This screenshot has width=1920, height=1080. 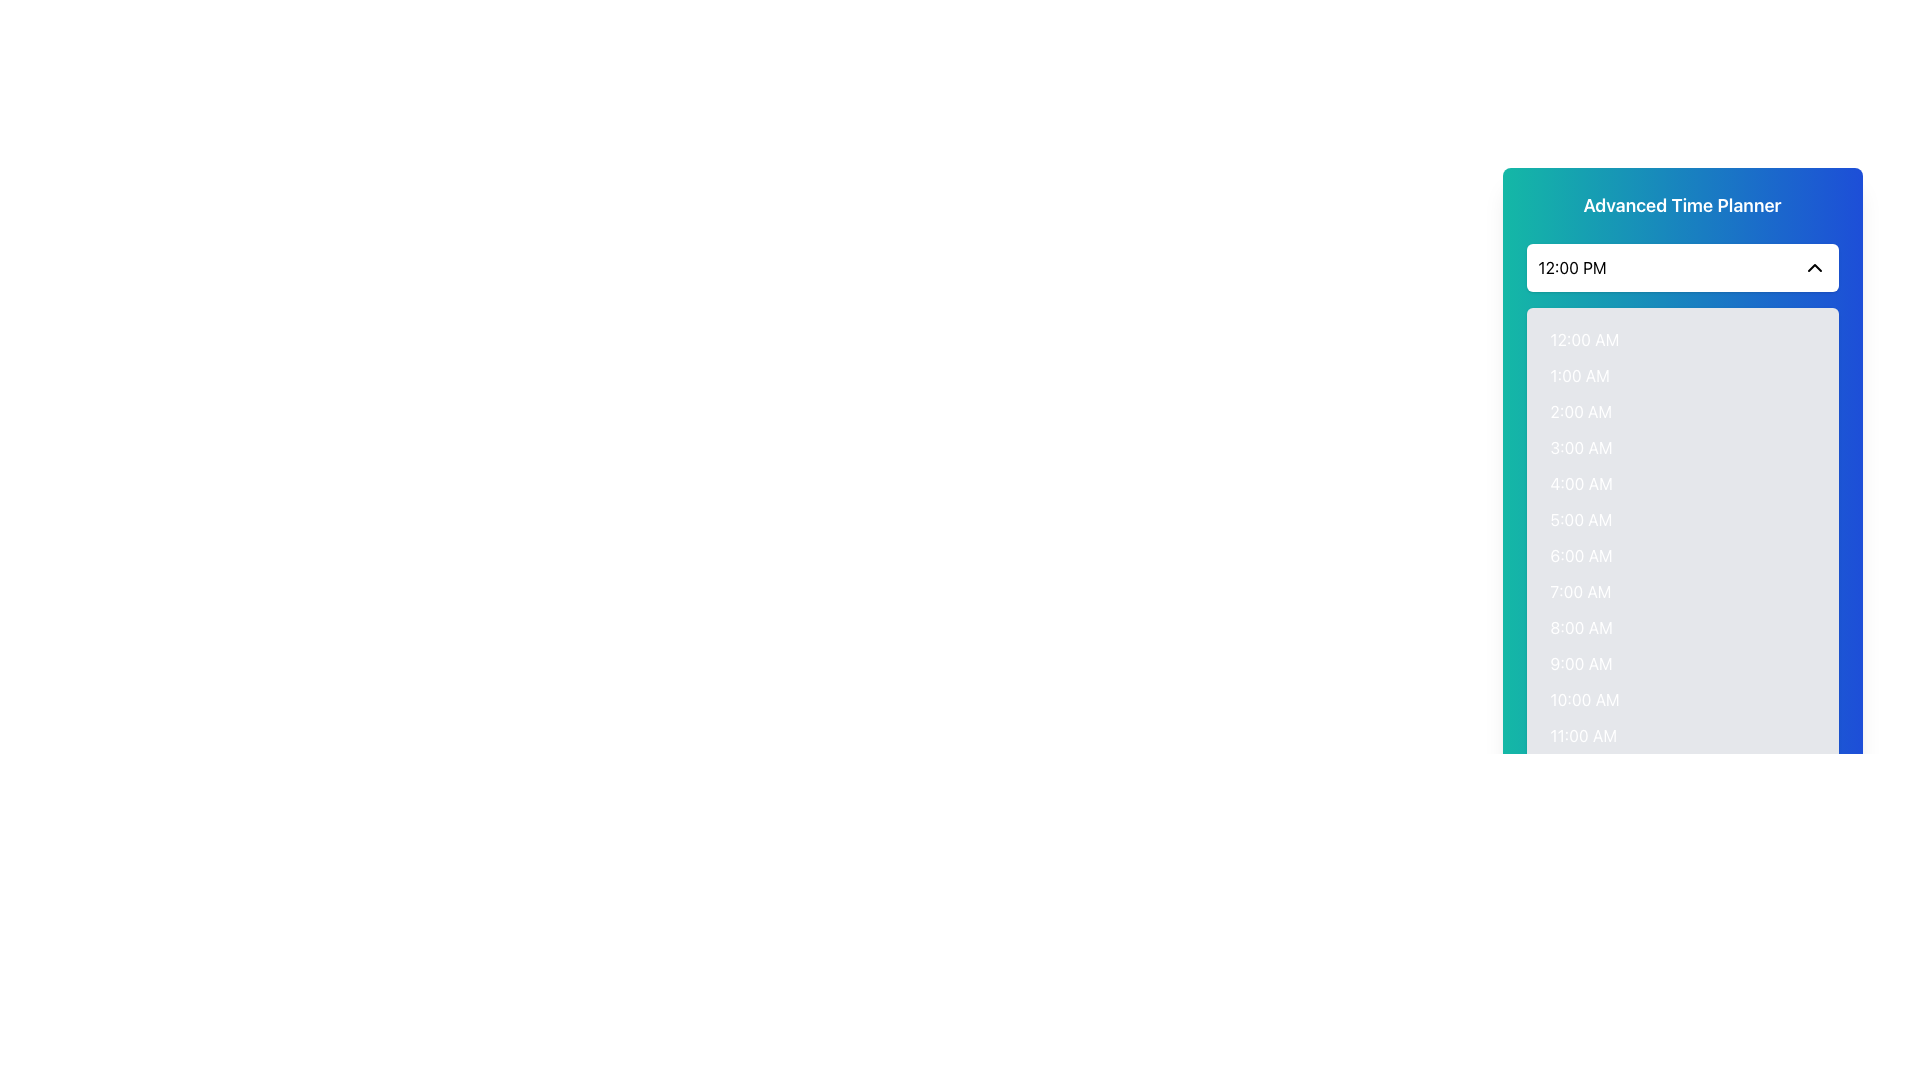 What do you see at coordinates (1681, 338) in the screenshot?
I see `the selectable item displaying '12:00 AM' in the dropdown list` at bounding box center [1681, 338].